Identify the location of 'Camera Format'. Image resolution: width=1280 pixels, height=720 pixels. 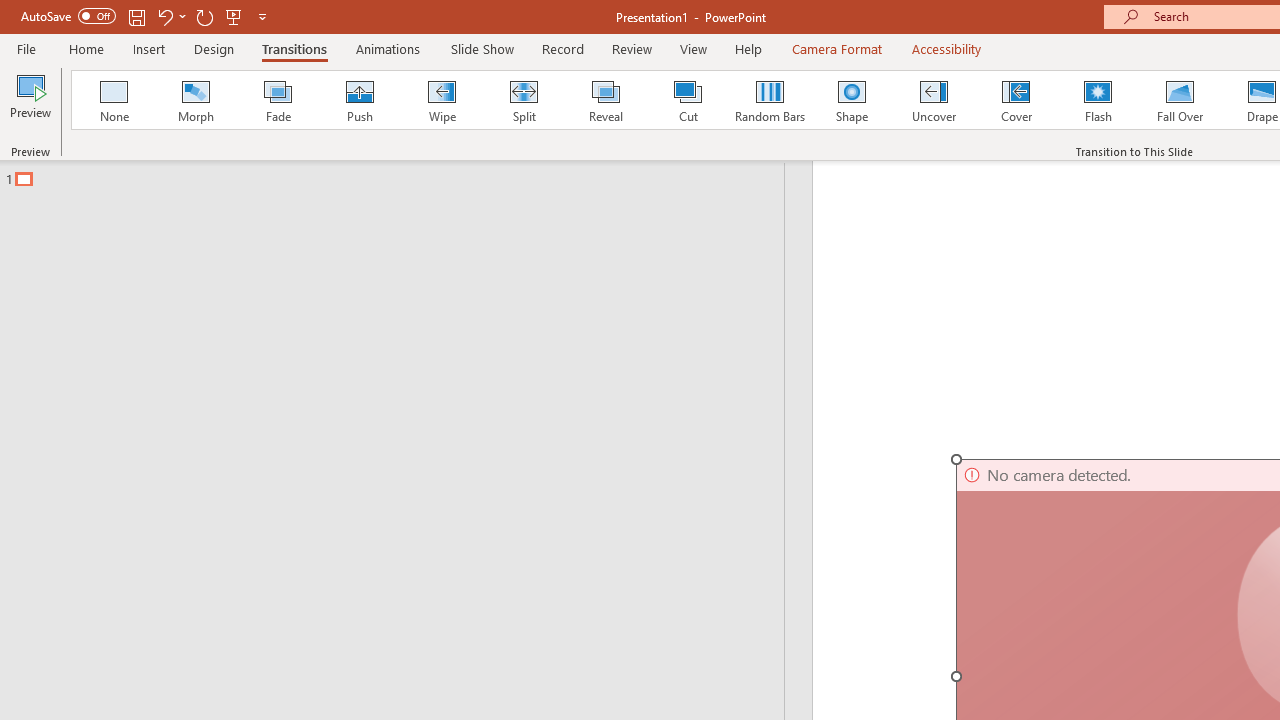
(837, 48).